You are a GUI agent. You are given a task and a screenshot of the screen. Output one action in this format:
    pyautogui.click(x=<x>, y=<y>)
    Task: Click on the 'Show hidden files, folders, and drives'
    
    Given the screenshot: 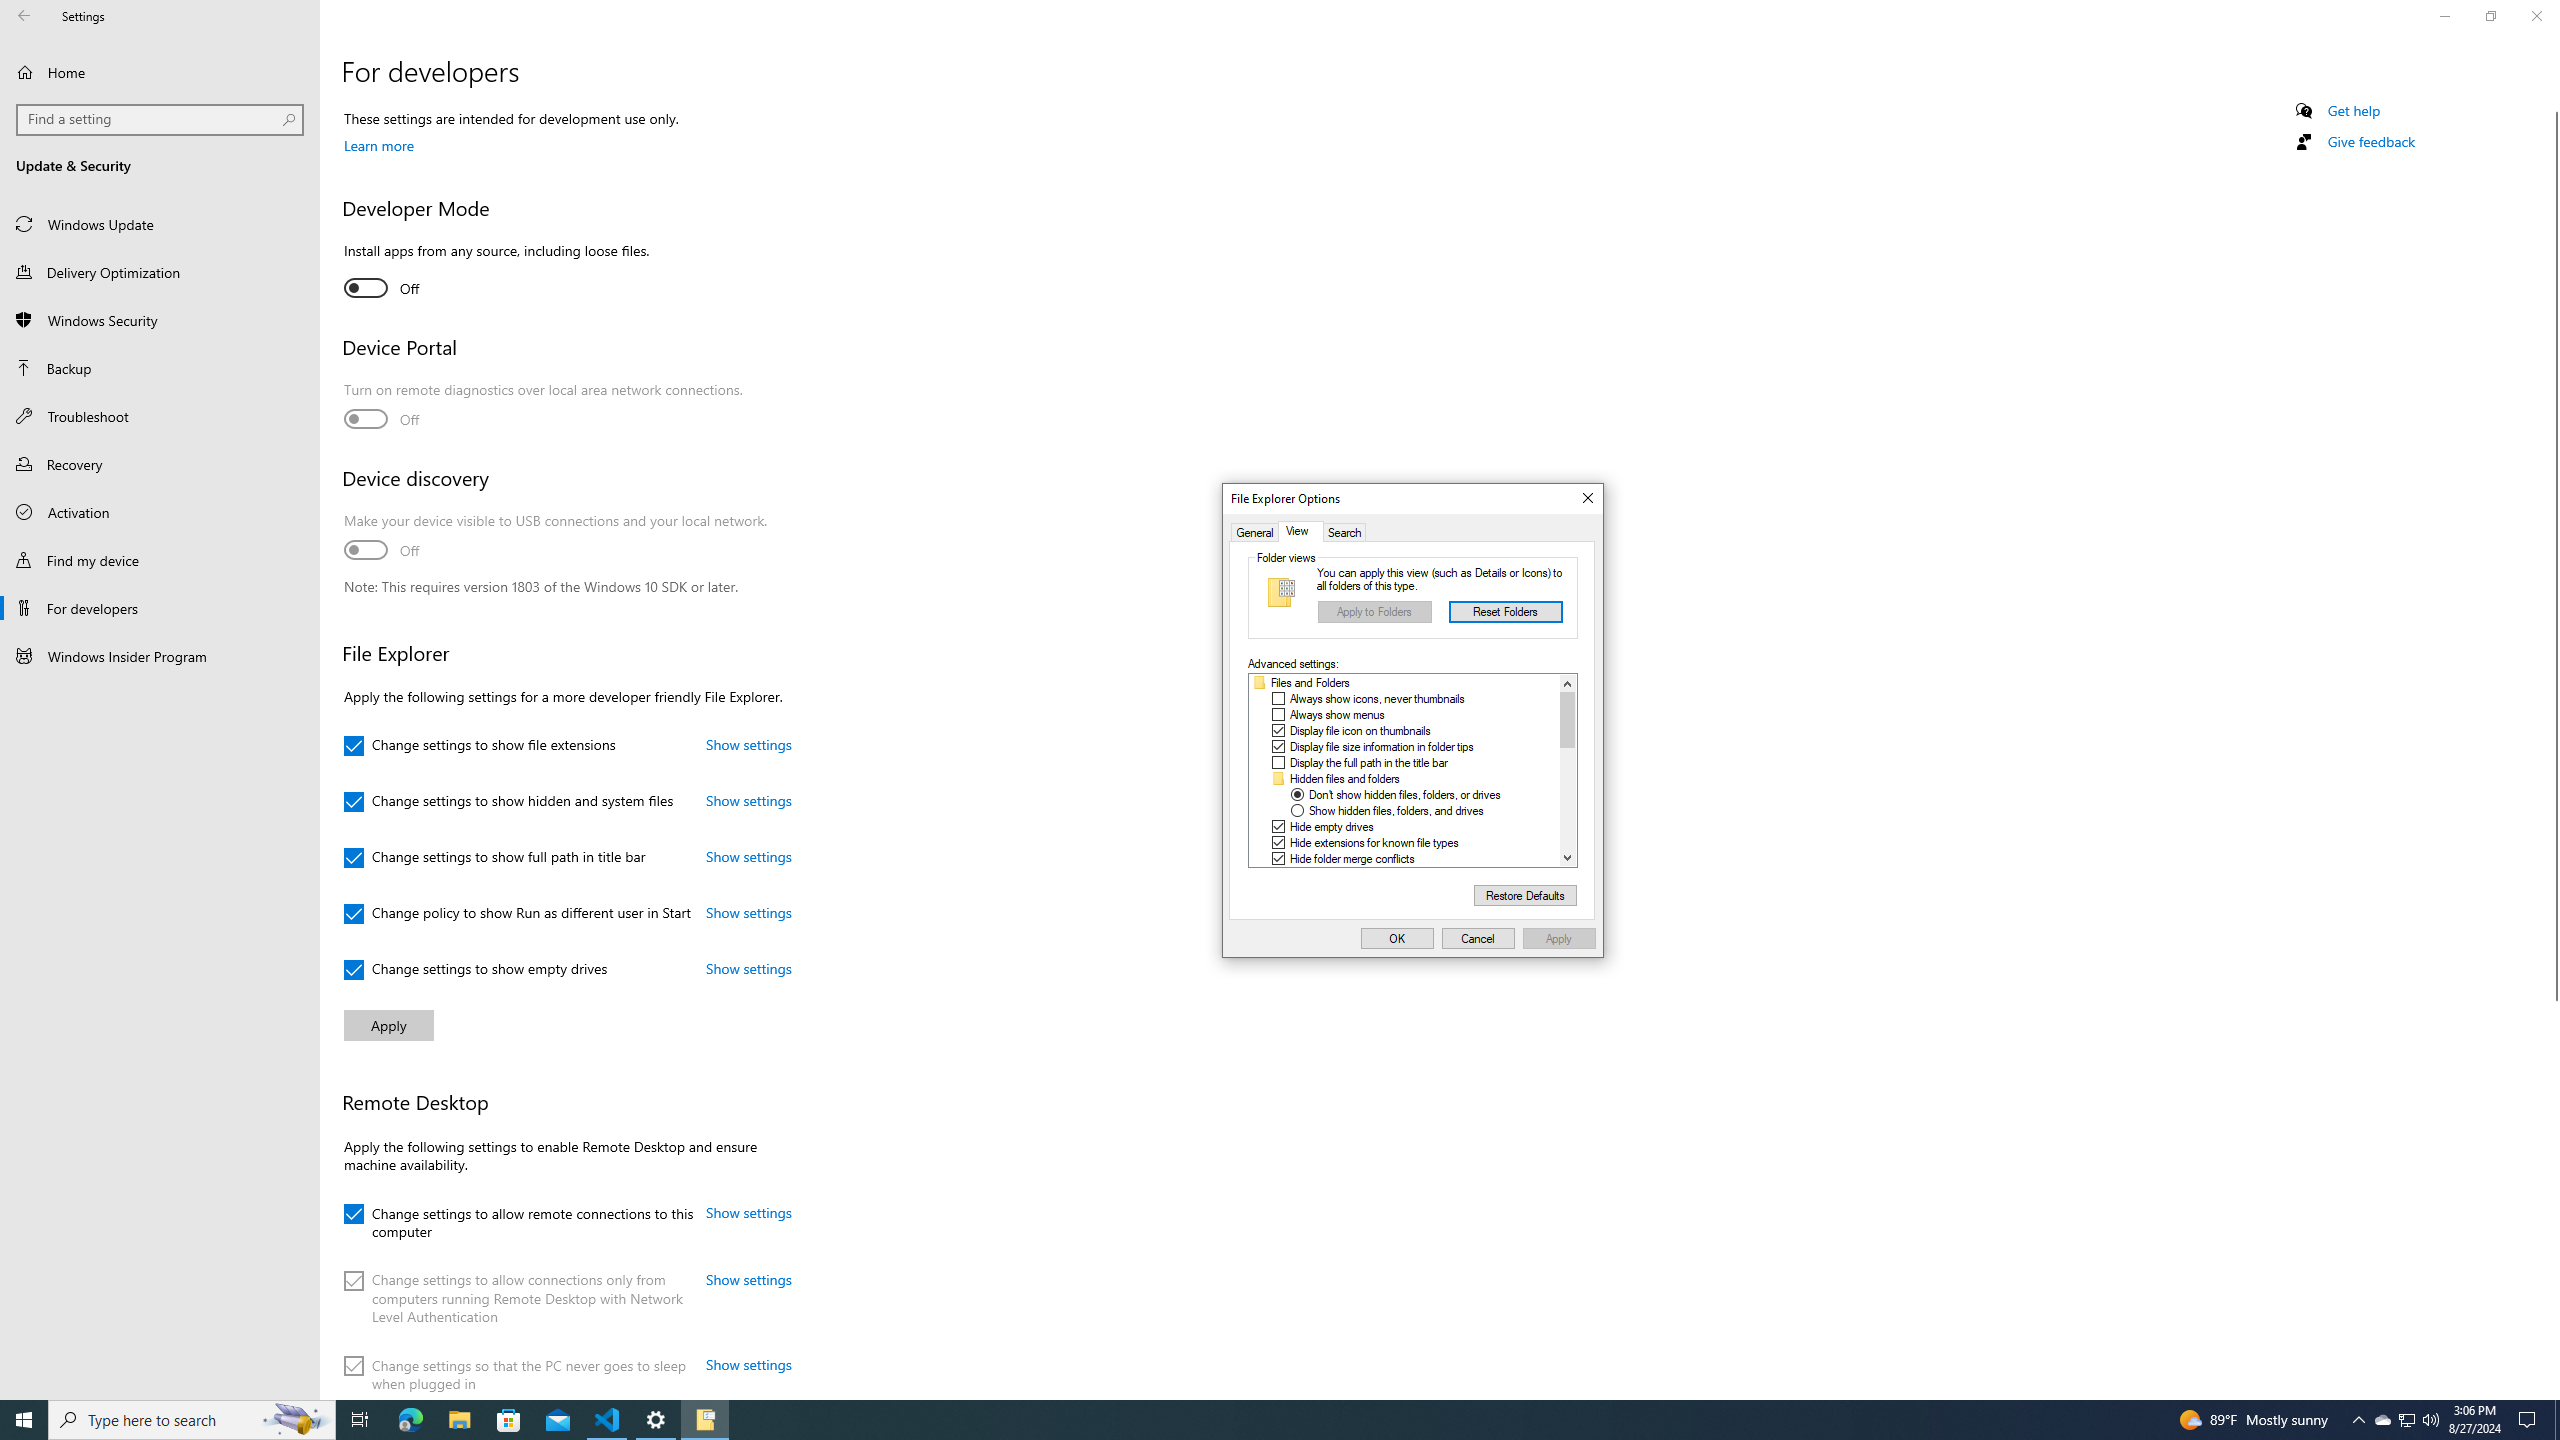 What is the action you would take?
    pyautogui.click(x=1395, y=811)
    